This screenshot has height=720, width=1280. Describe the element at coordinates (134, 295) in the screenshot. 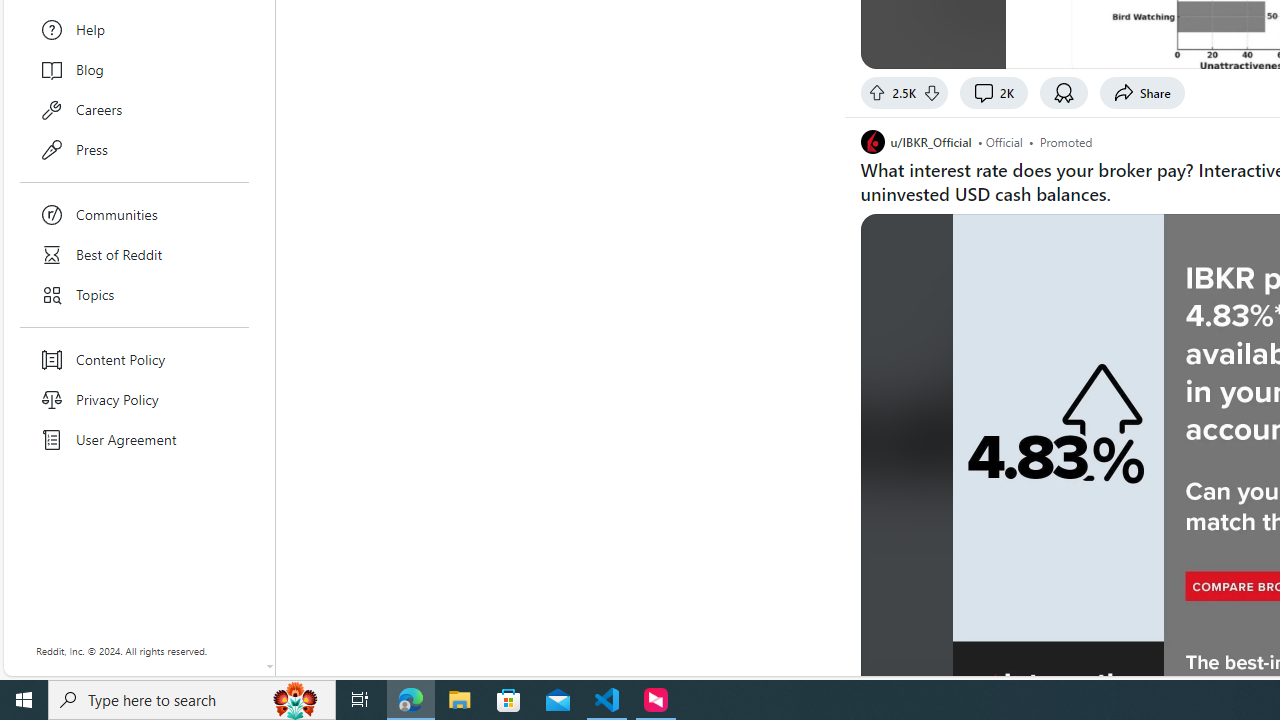

I see `'Topics'` at that location.